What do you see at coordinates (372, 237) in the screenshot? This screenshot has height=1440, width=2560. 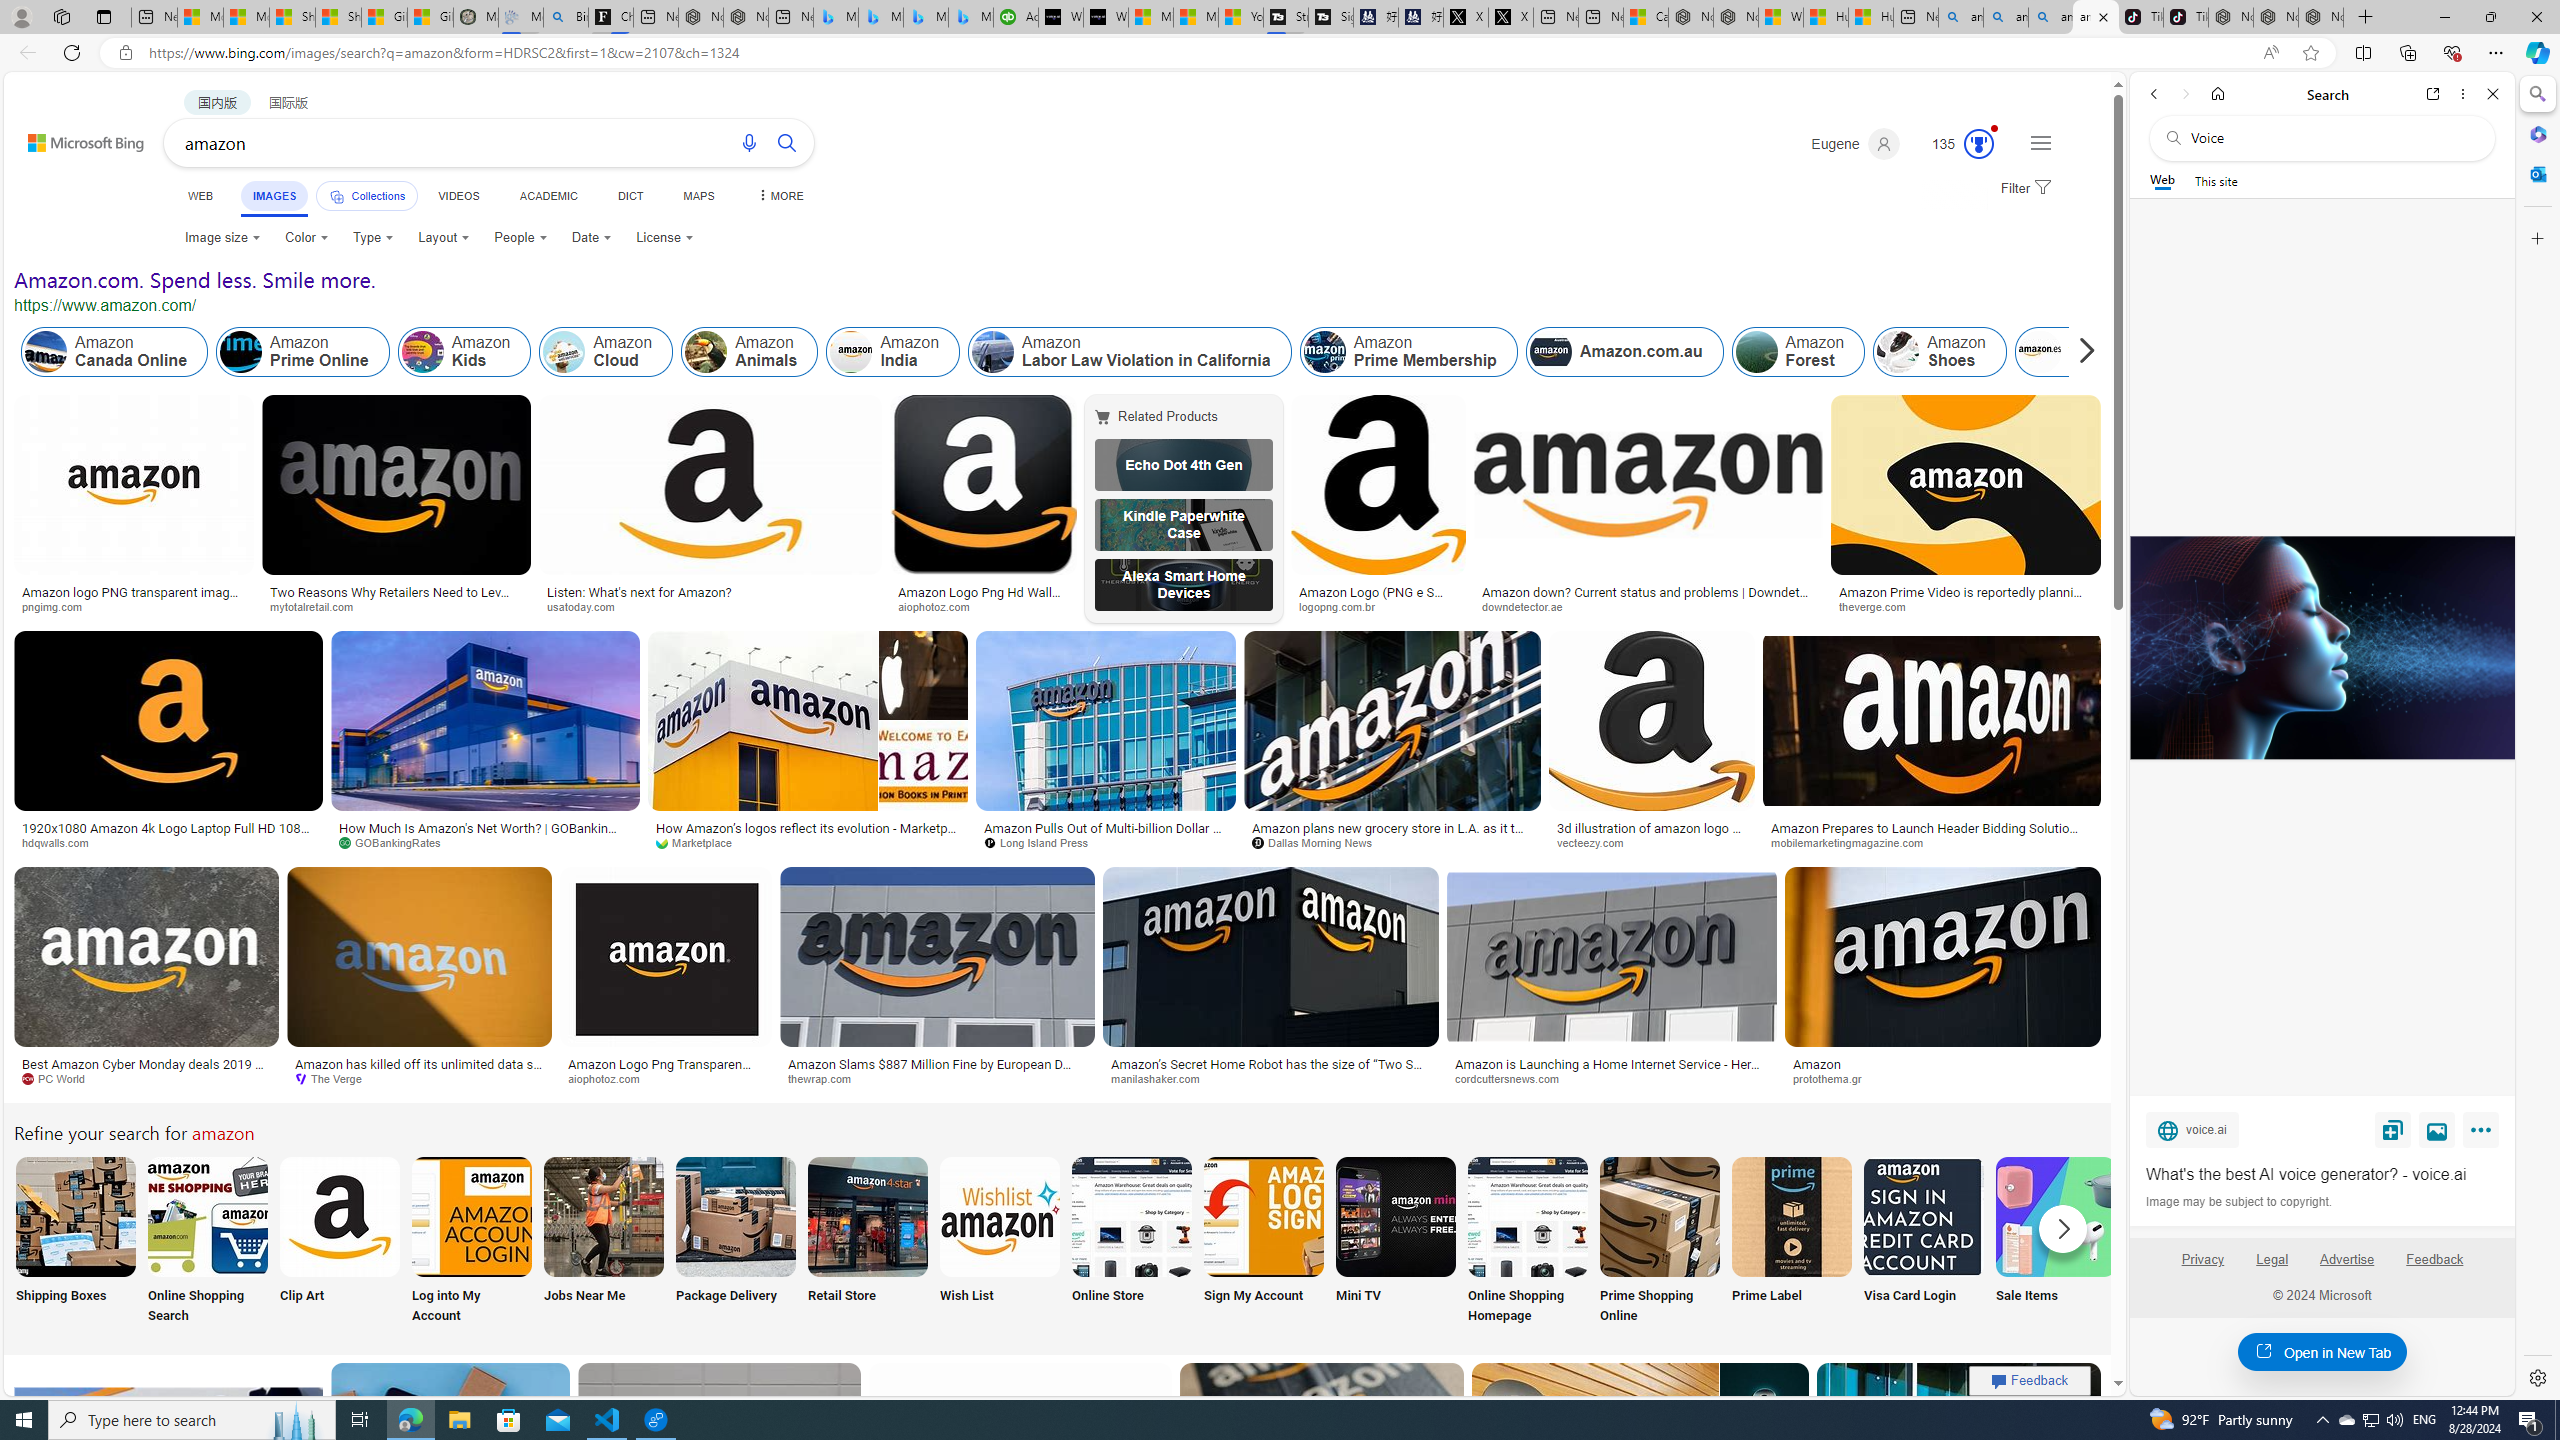 I see `'Type'` at bounding box center [372, 237].